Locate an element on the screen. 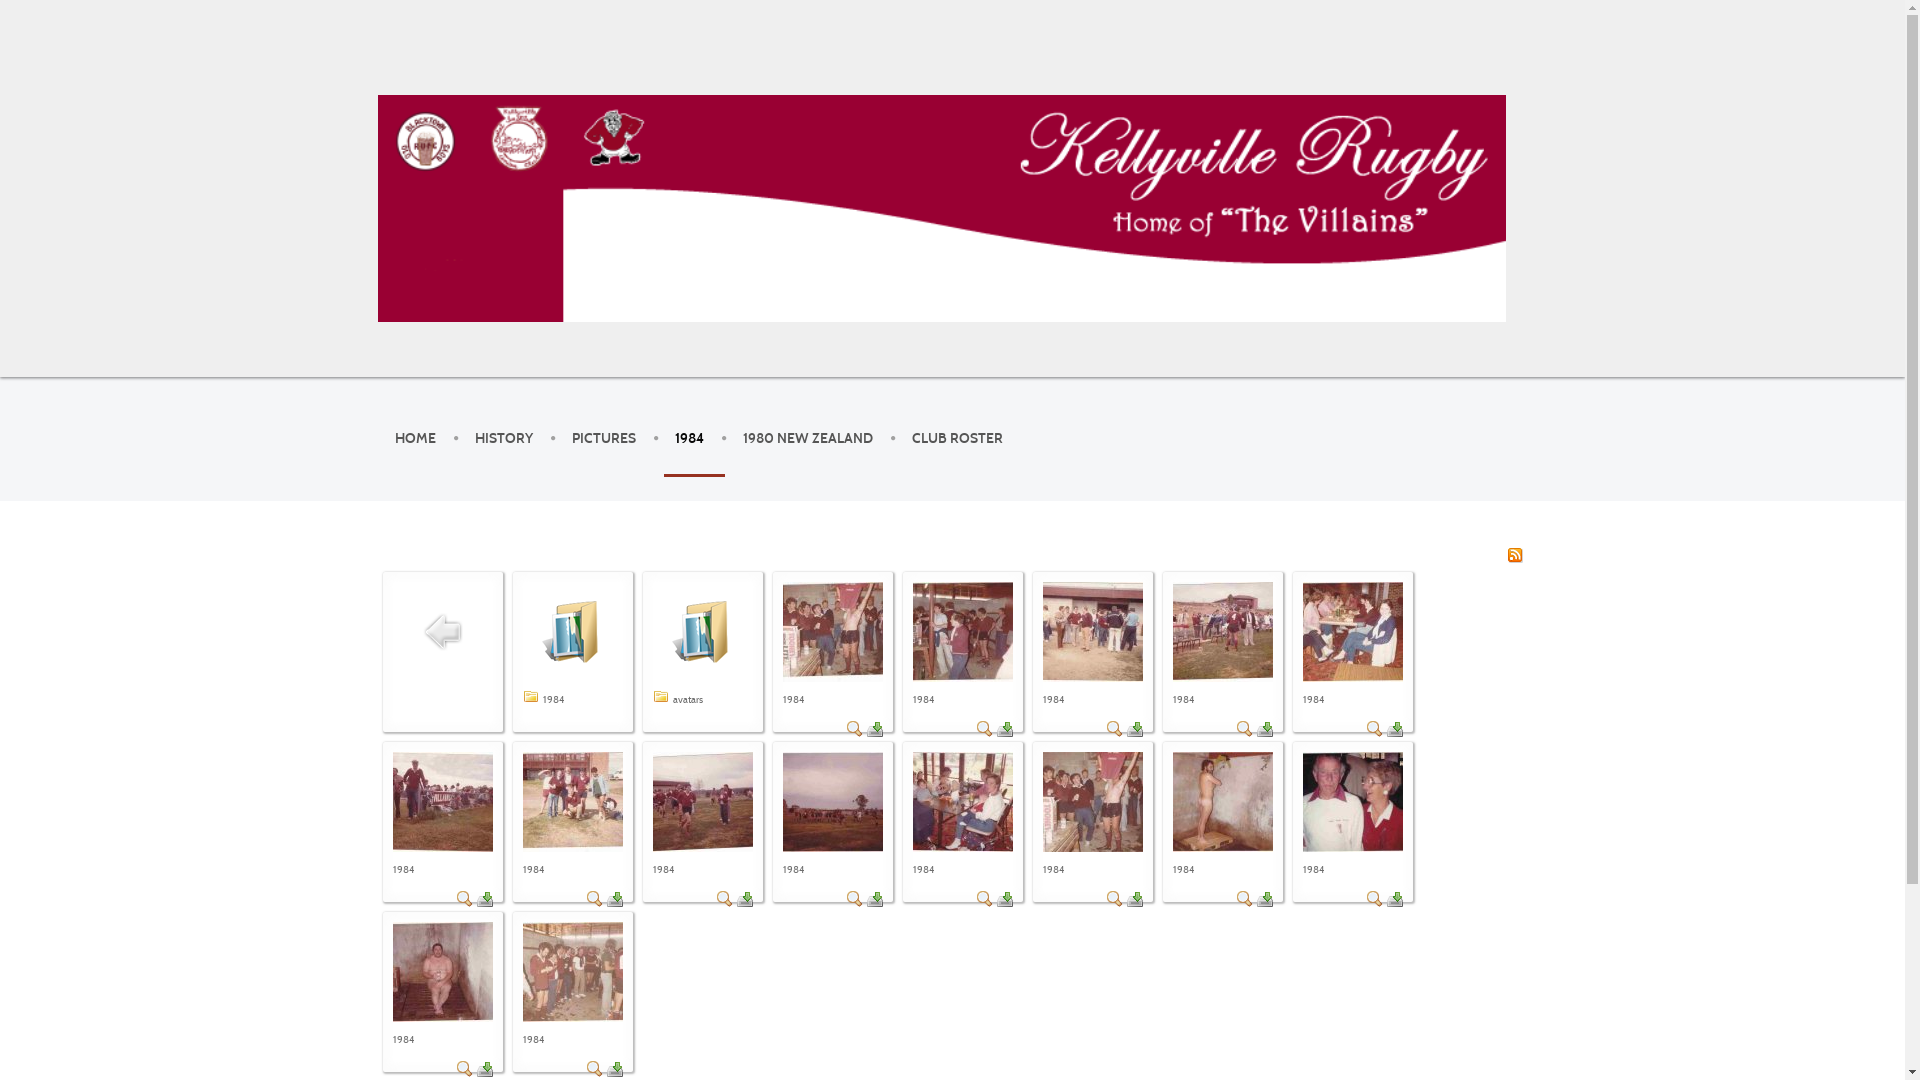 The height and width of the screenshot is (1080, 1920). 'HISTORY' is located at coordinates (503, 438).